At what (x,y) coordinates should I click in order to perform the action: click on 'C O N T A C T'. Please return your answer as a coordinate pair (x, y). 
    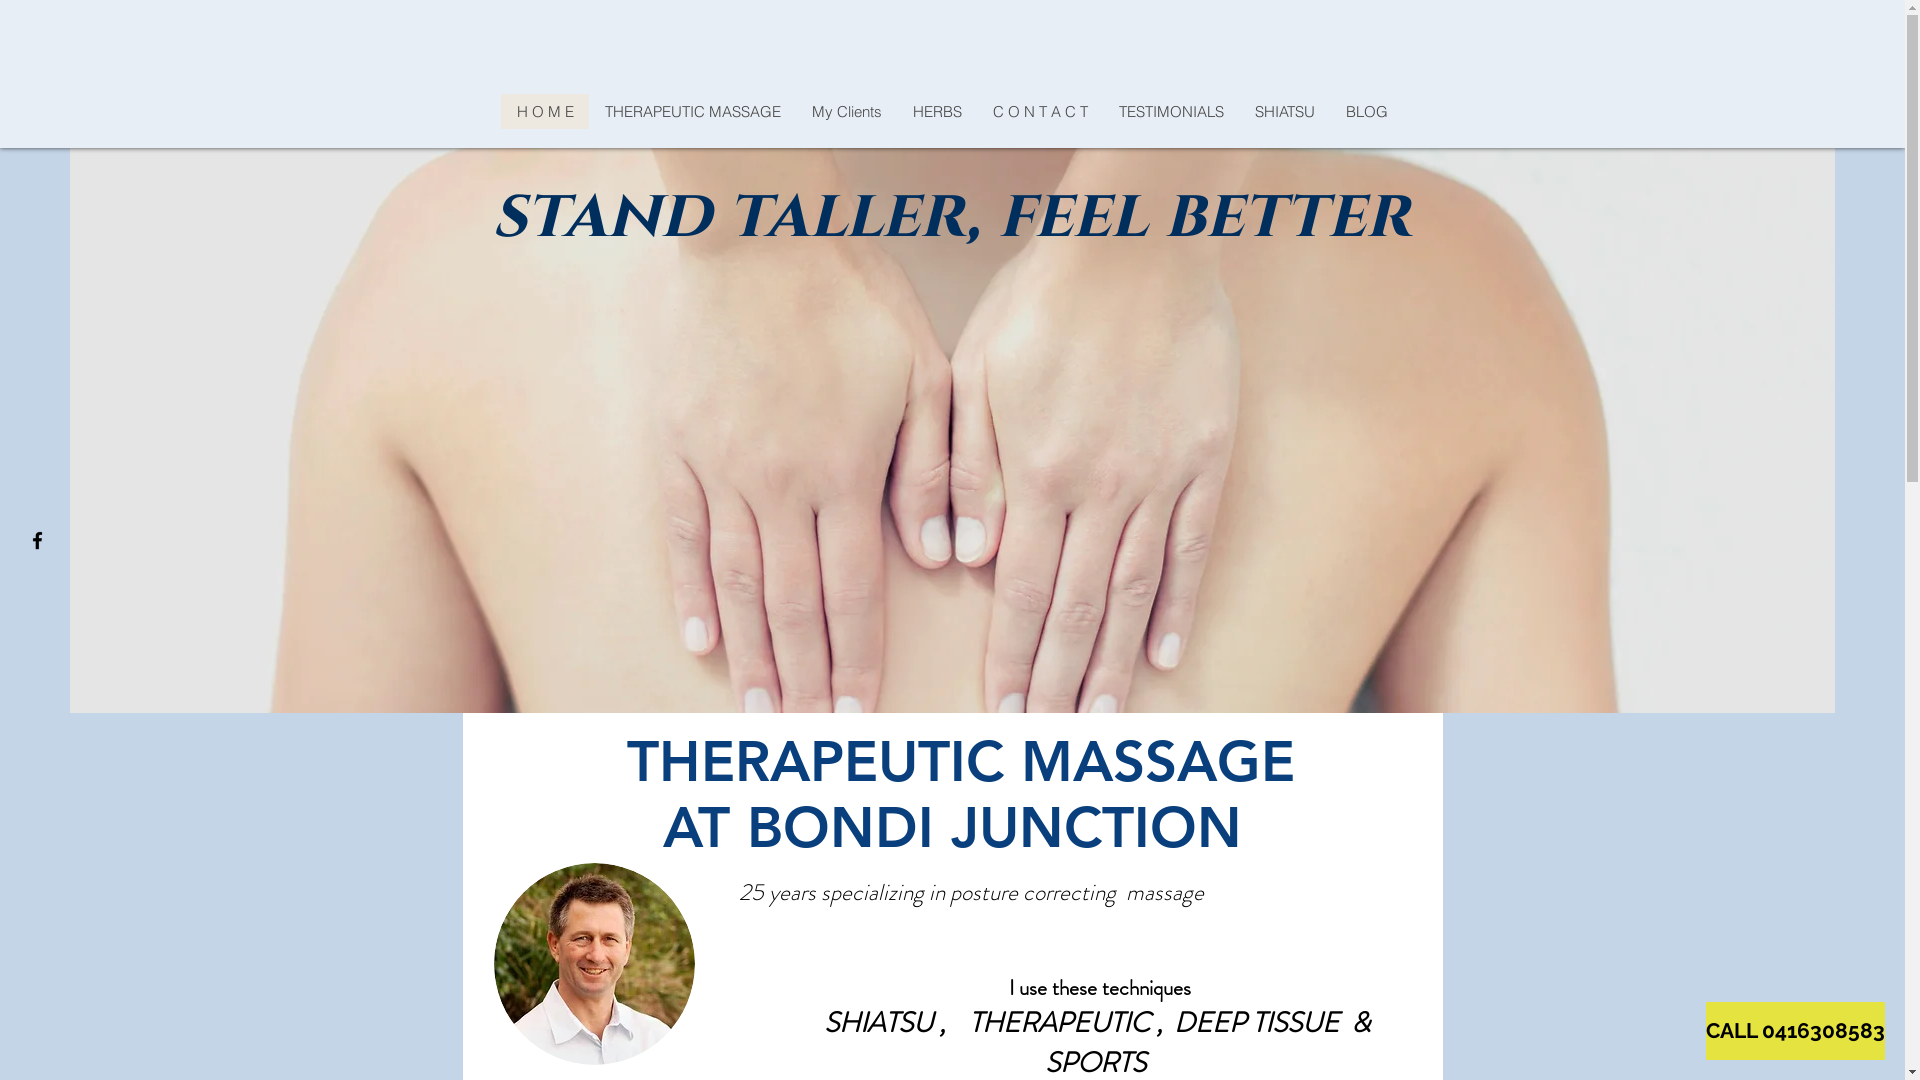
    Looking at the image, I should click on (977, 111).